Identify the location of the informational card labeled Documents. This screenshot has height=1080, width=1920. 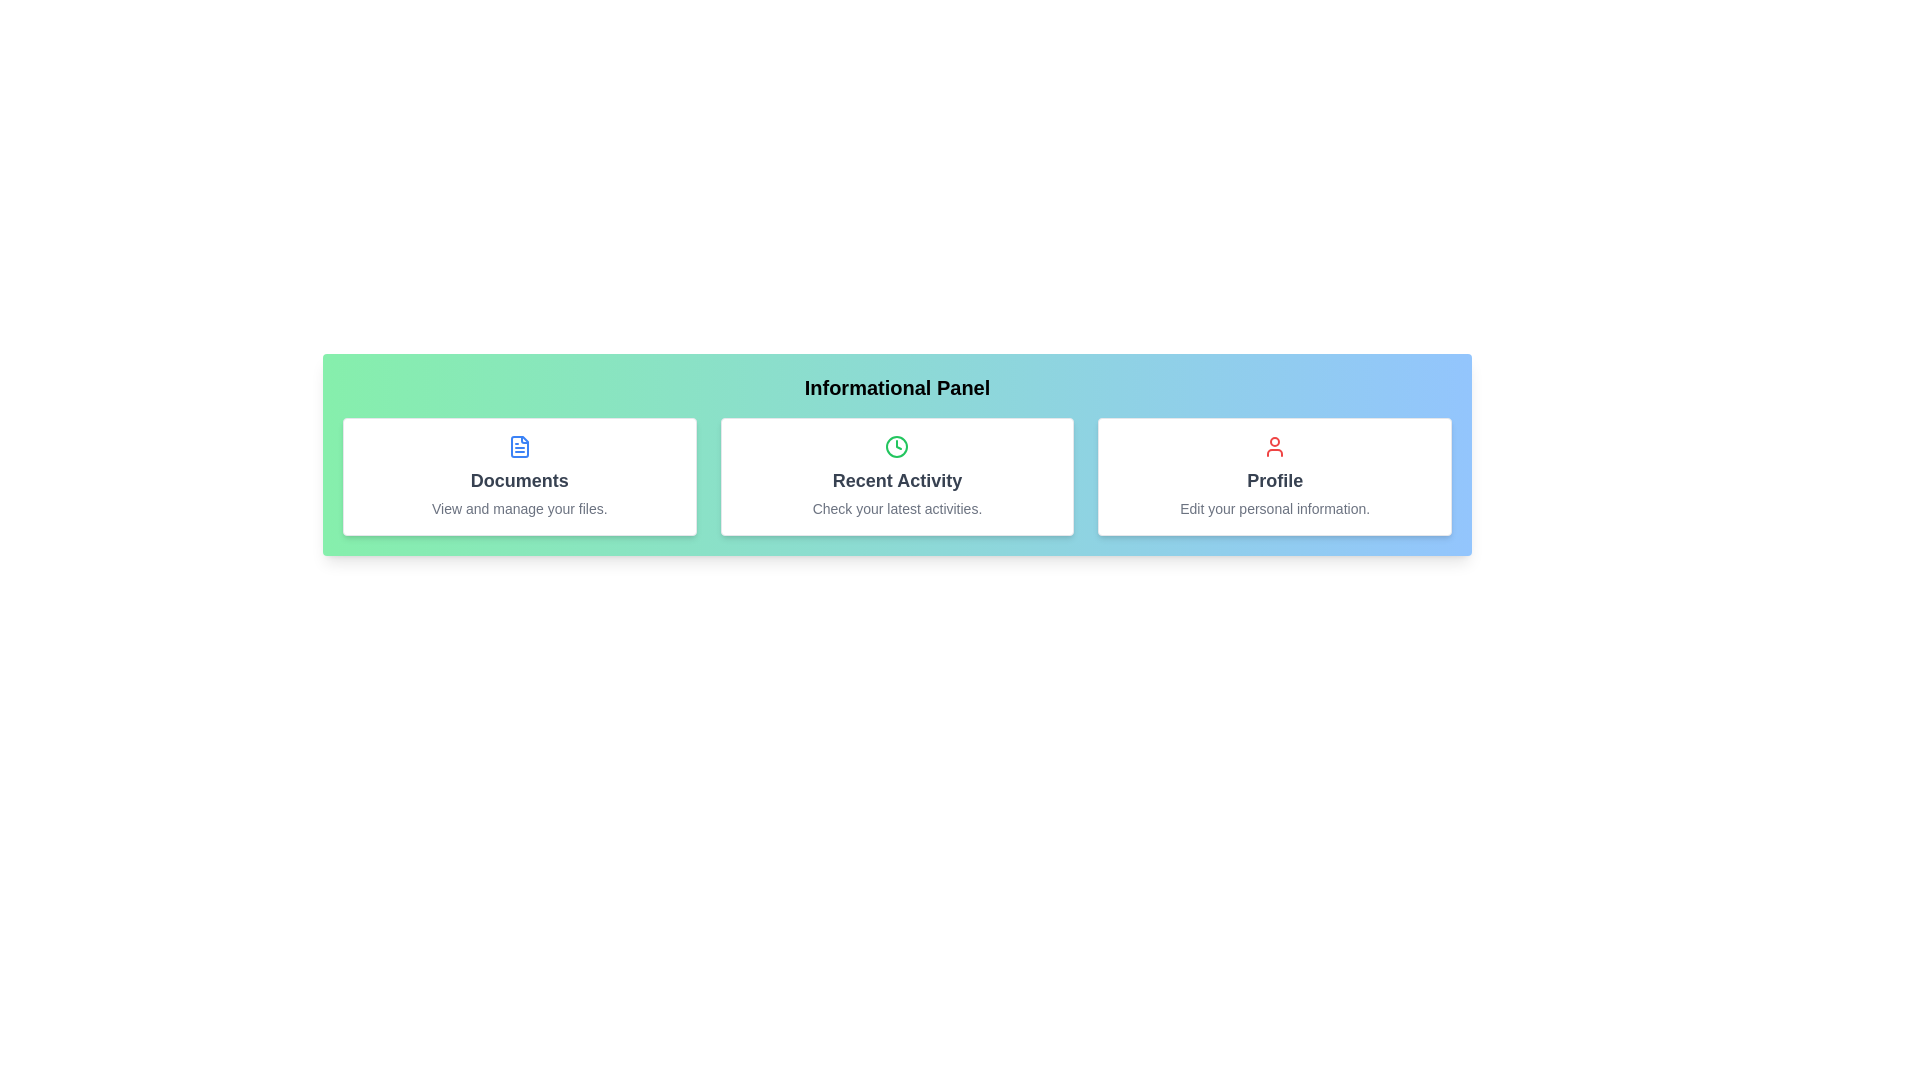
(519, 477).